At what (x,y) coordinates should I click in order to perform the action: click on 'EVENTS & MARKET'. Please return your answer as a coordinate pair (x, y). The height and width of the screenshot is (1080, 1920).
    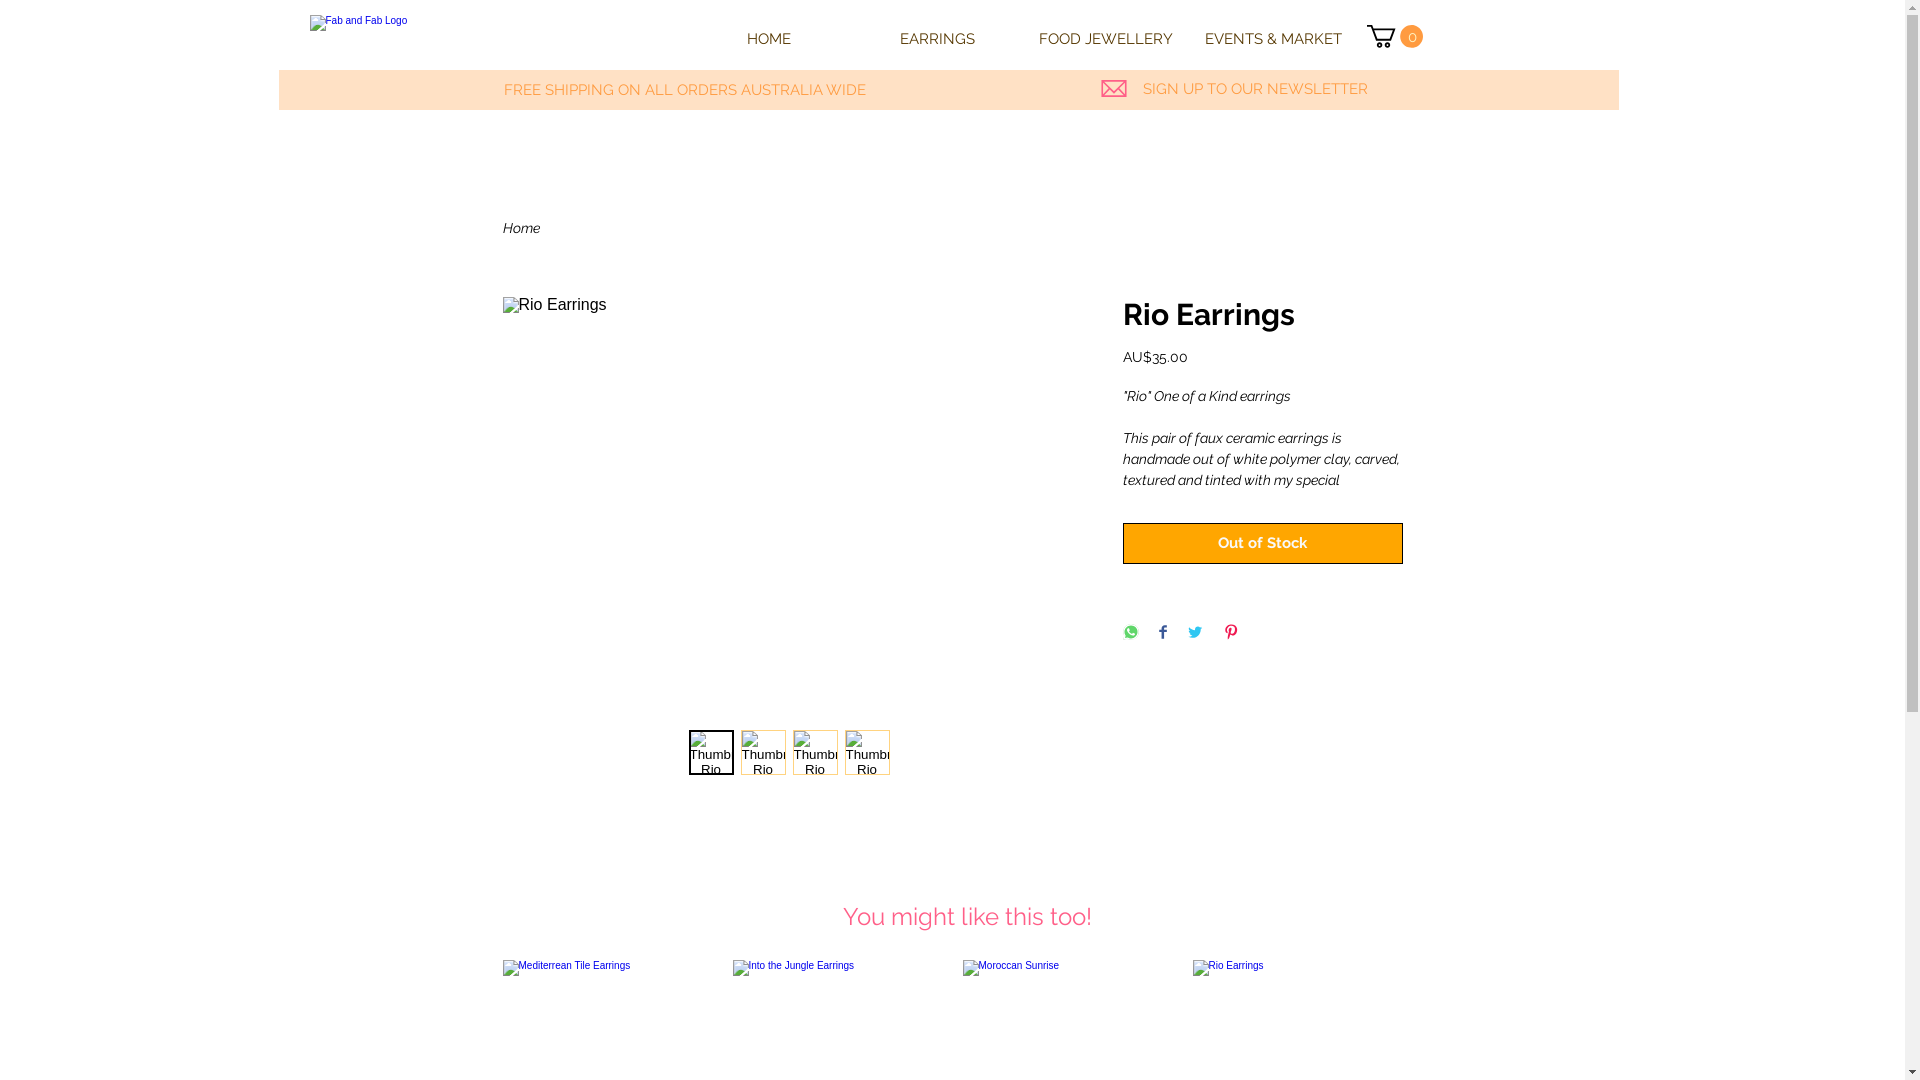
    Looking at the image, I should click on (1272, 39).